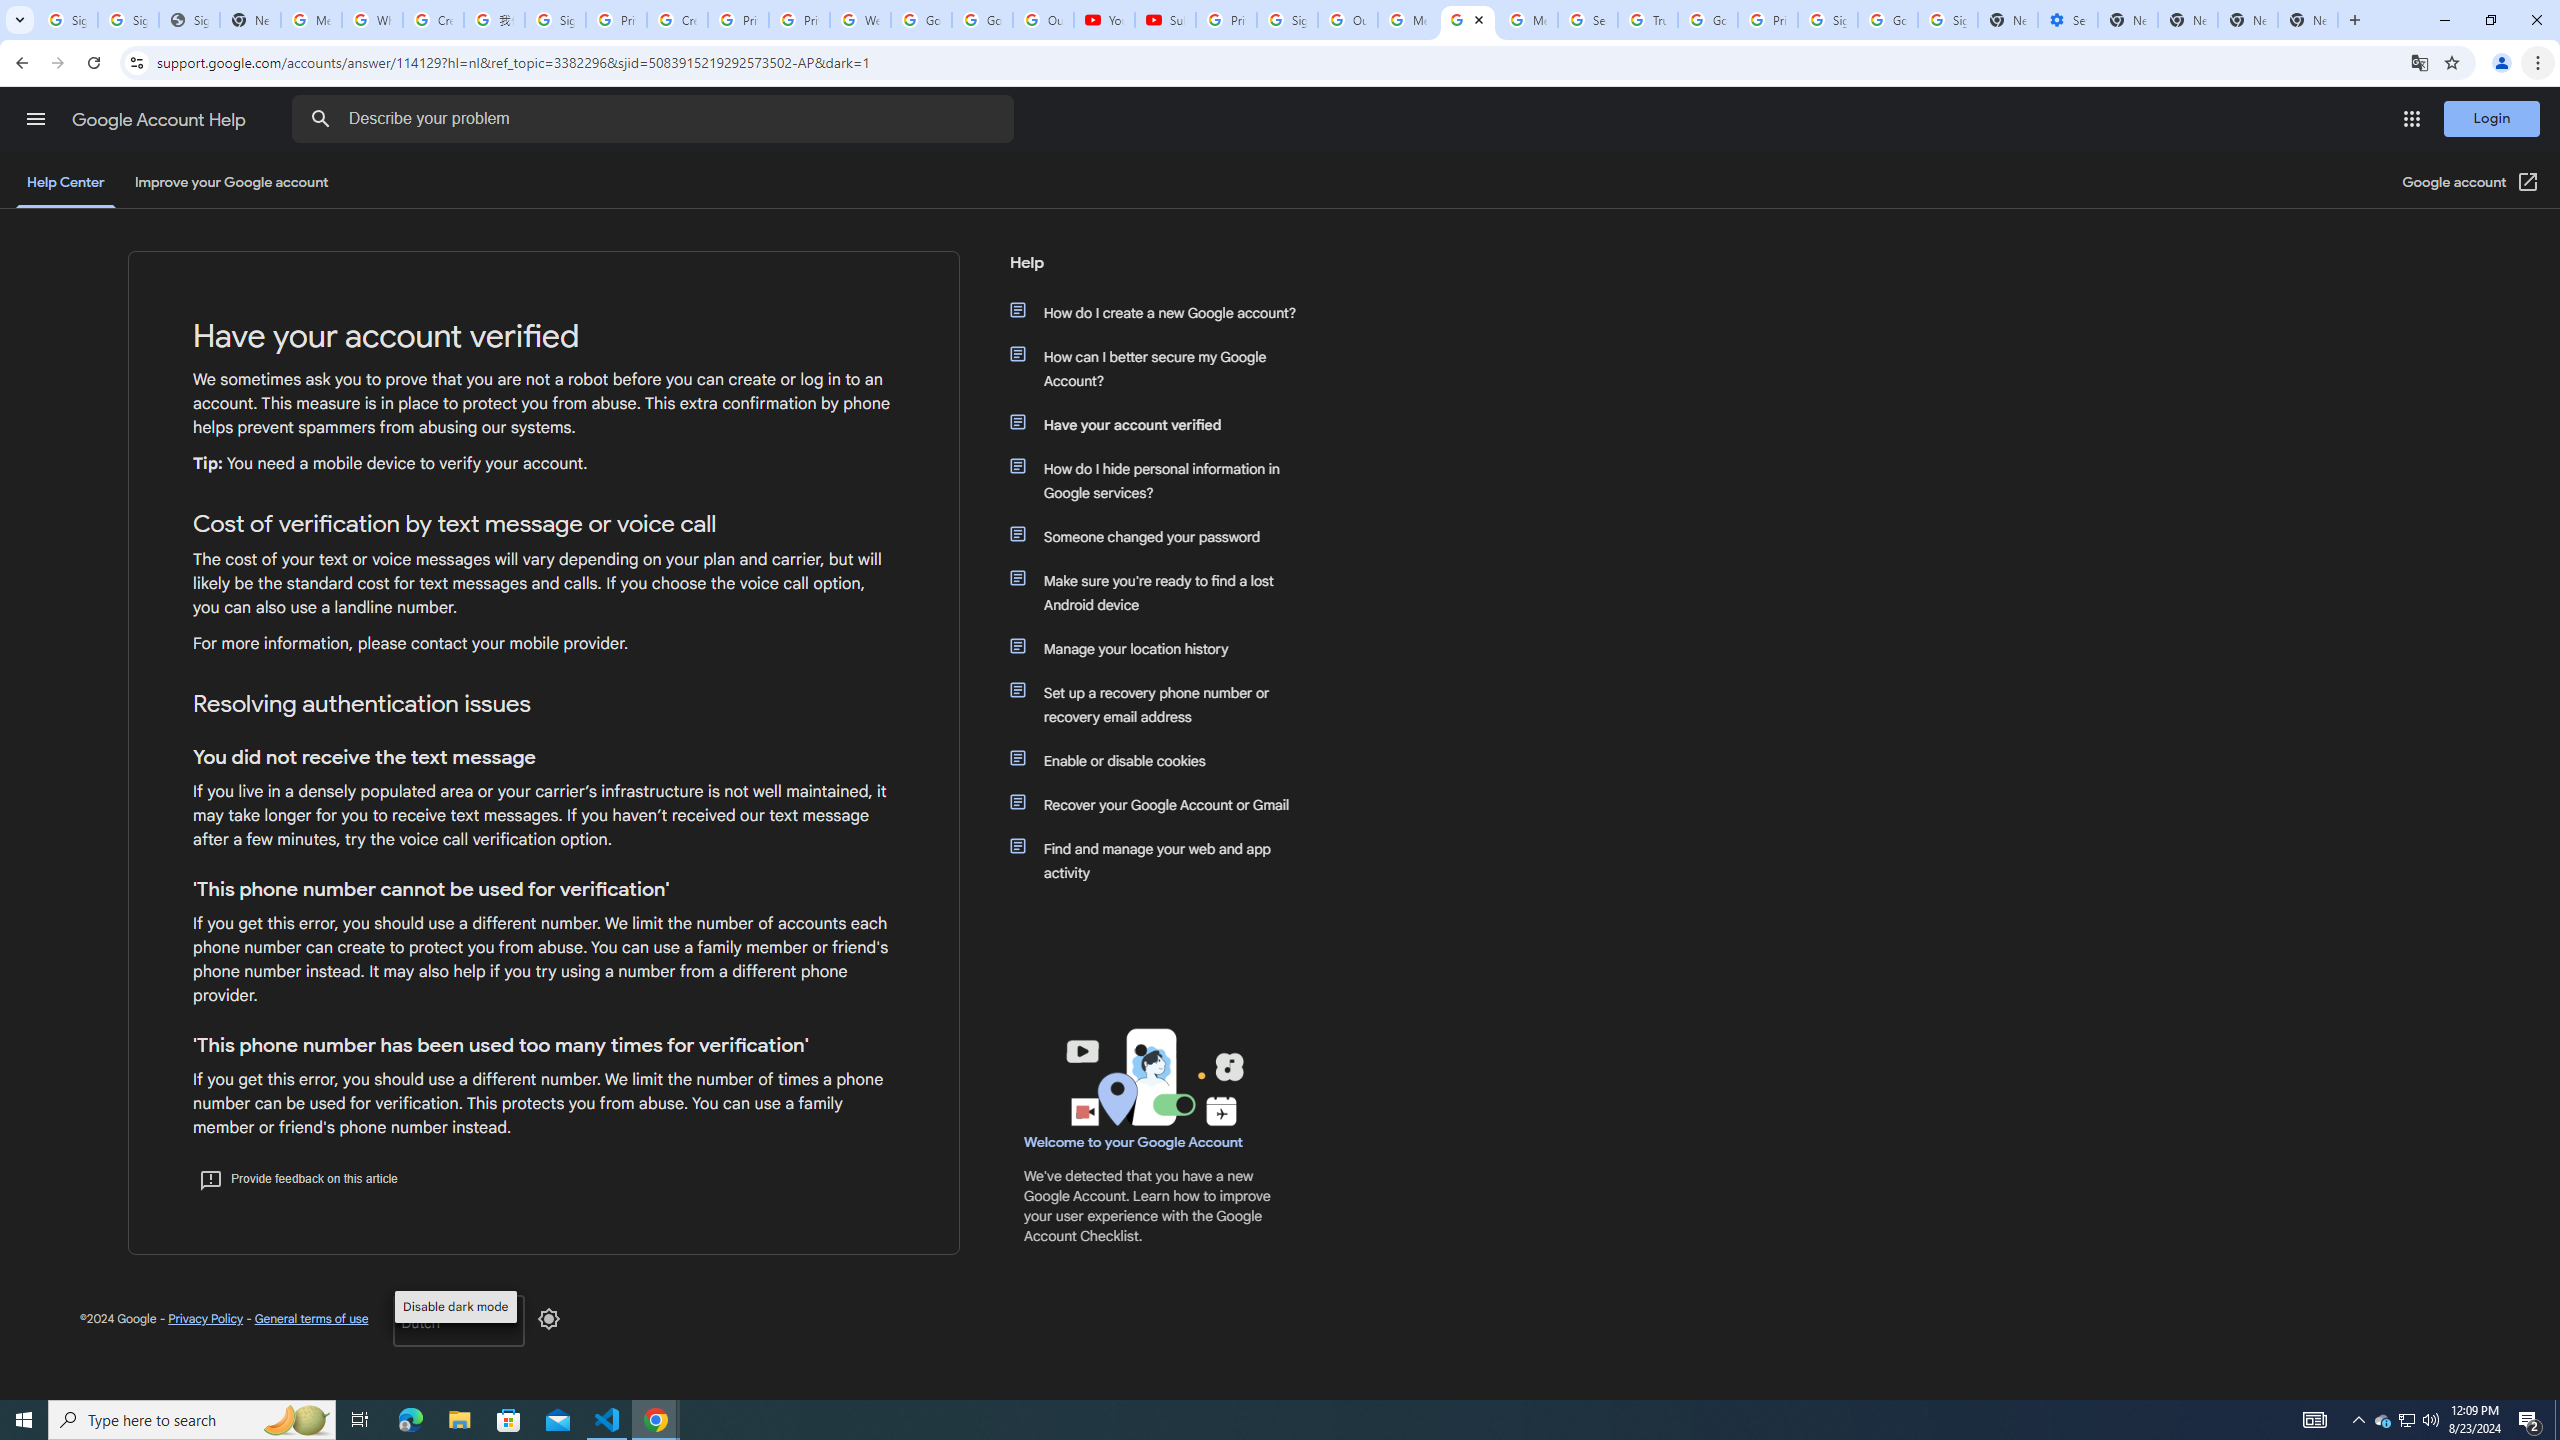 This screenshot has width=2560, height=1440. What do you see at coordinates (1647, 19) in the screenshot?
I see `'Trusted Information and Content - Google Safety Center'` at bounding box center [1647, 19].